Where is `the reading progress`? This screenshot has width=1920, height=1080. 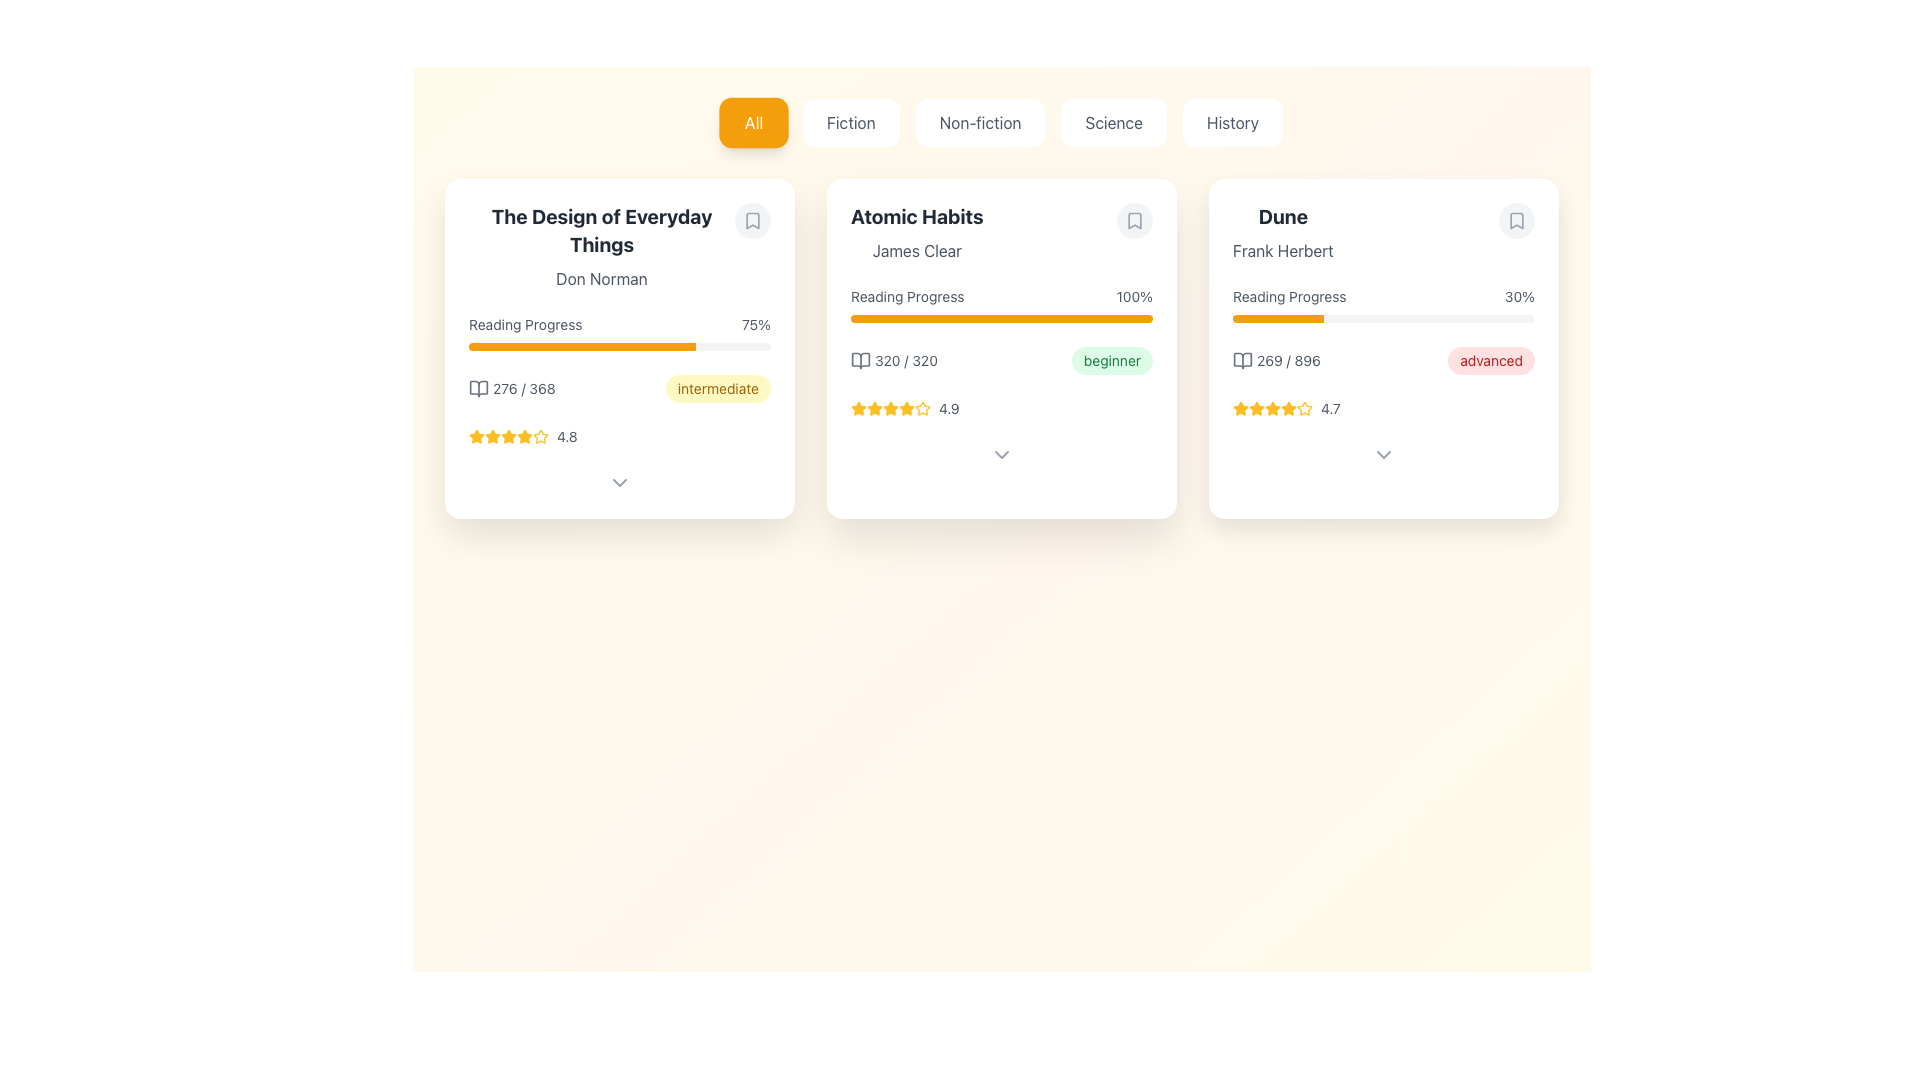
the reading progress is located at coordinates (1293, 318).